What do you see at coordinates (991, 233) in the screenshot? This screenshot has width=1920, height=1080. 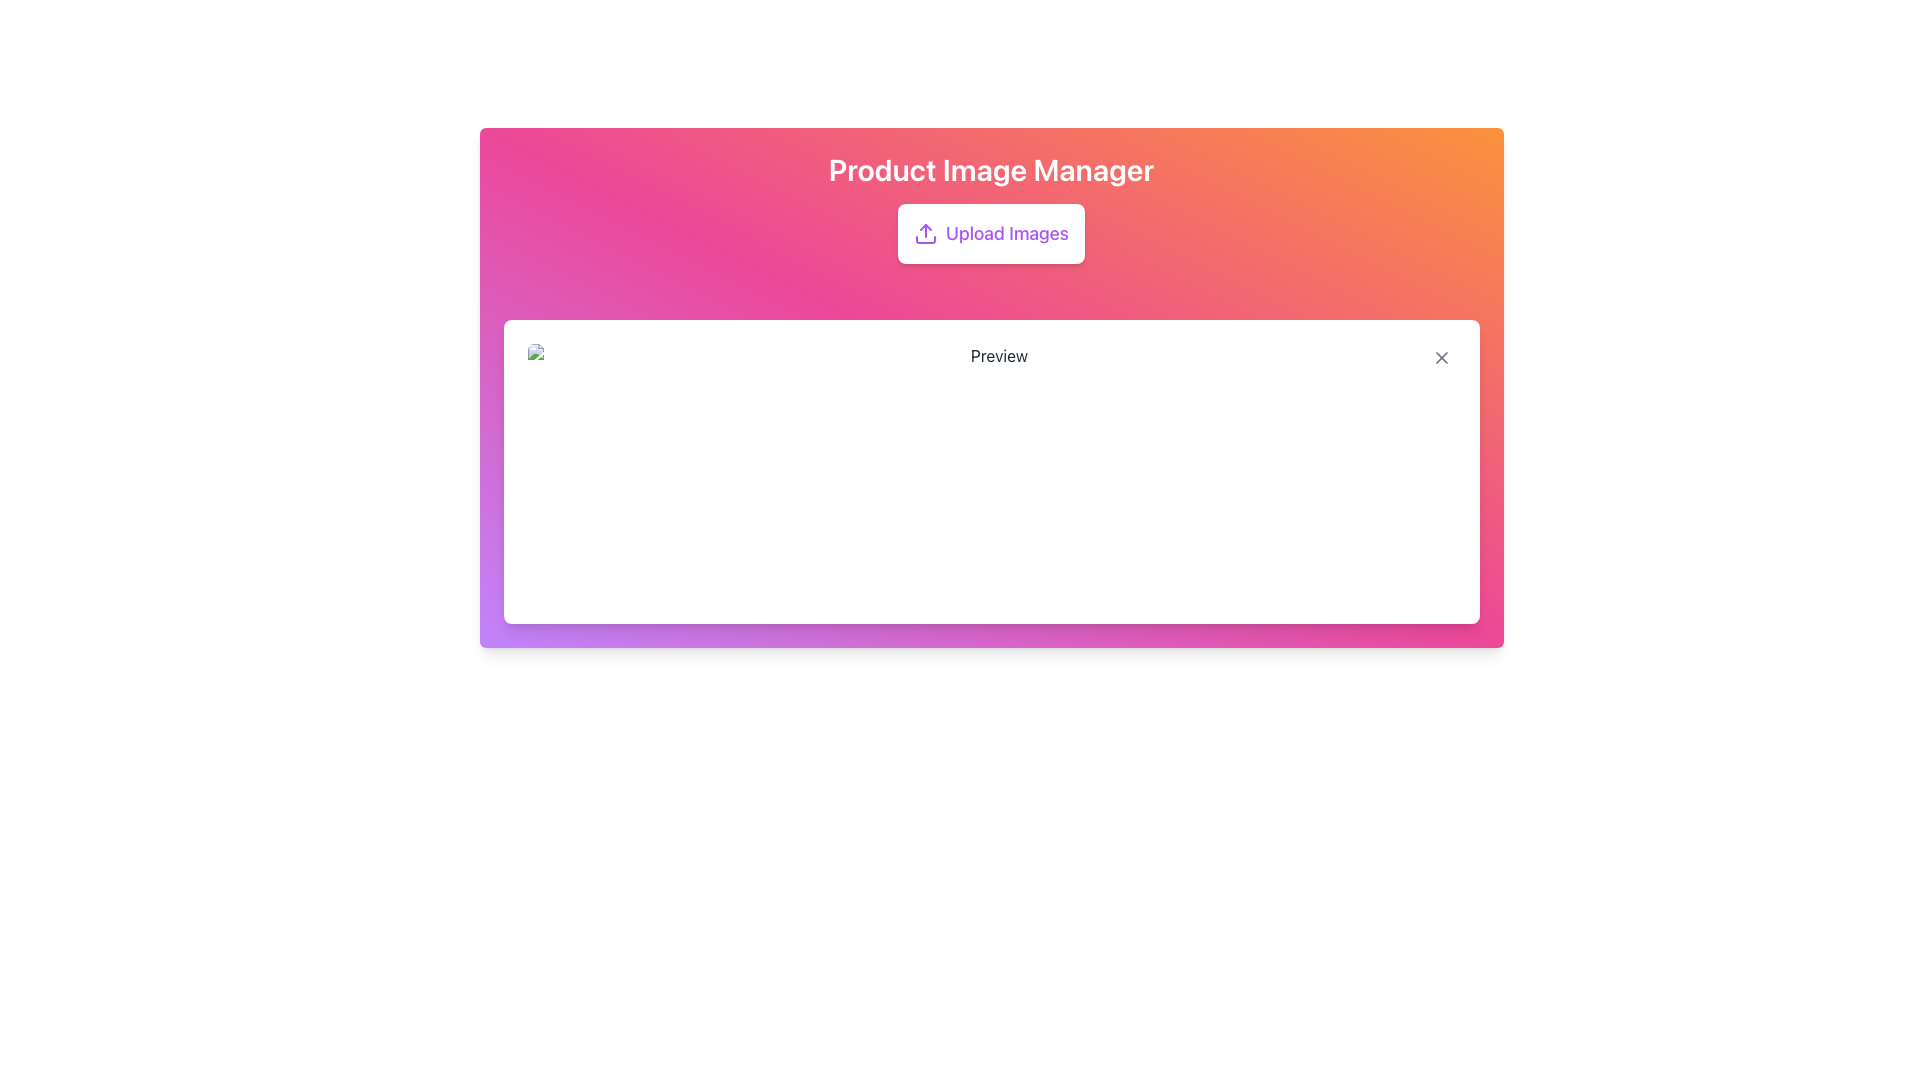 I see `the image upload button located below the 'Product Image Manager' title at the top center of the interface` at bounding box center [991, 233].